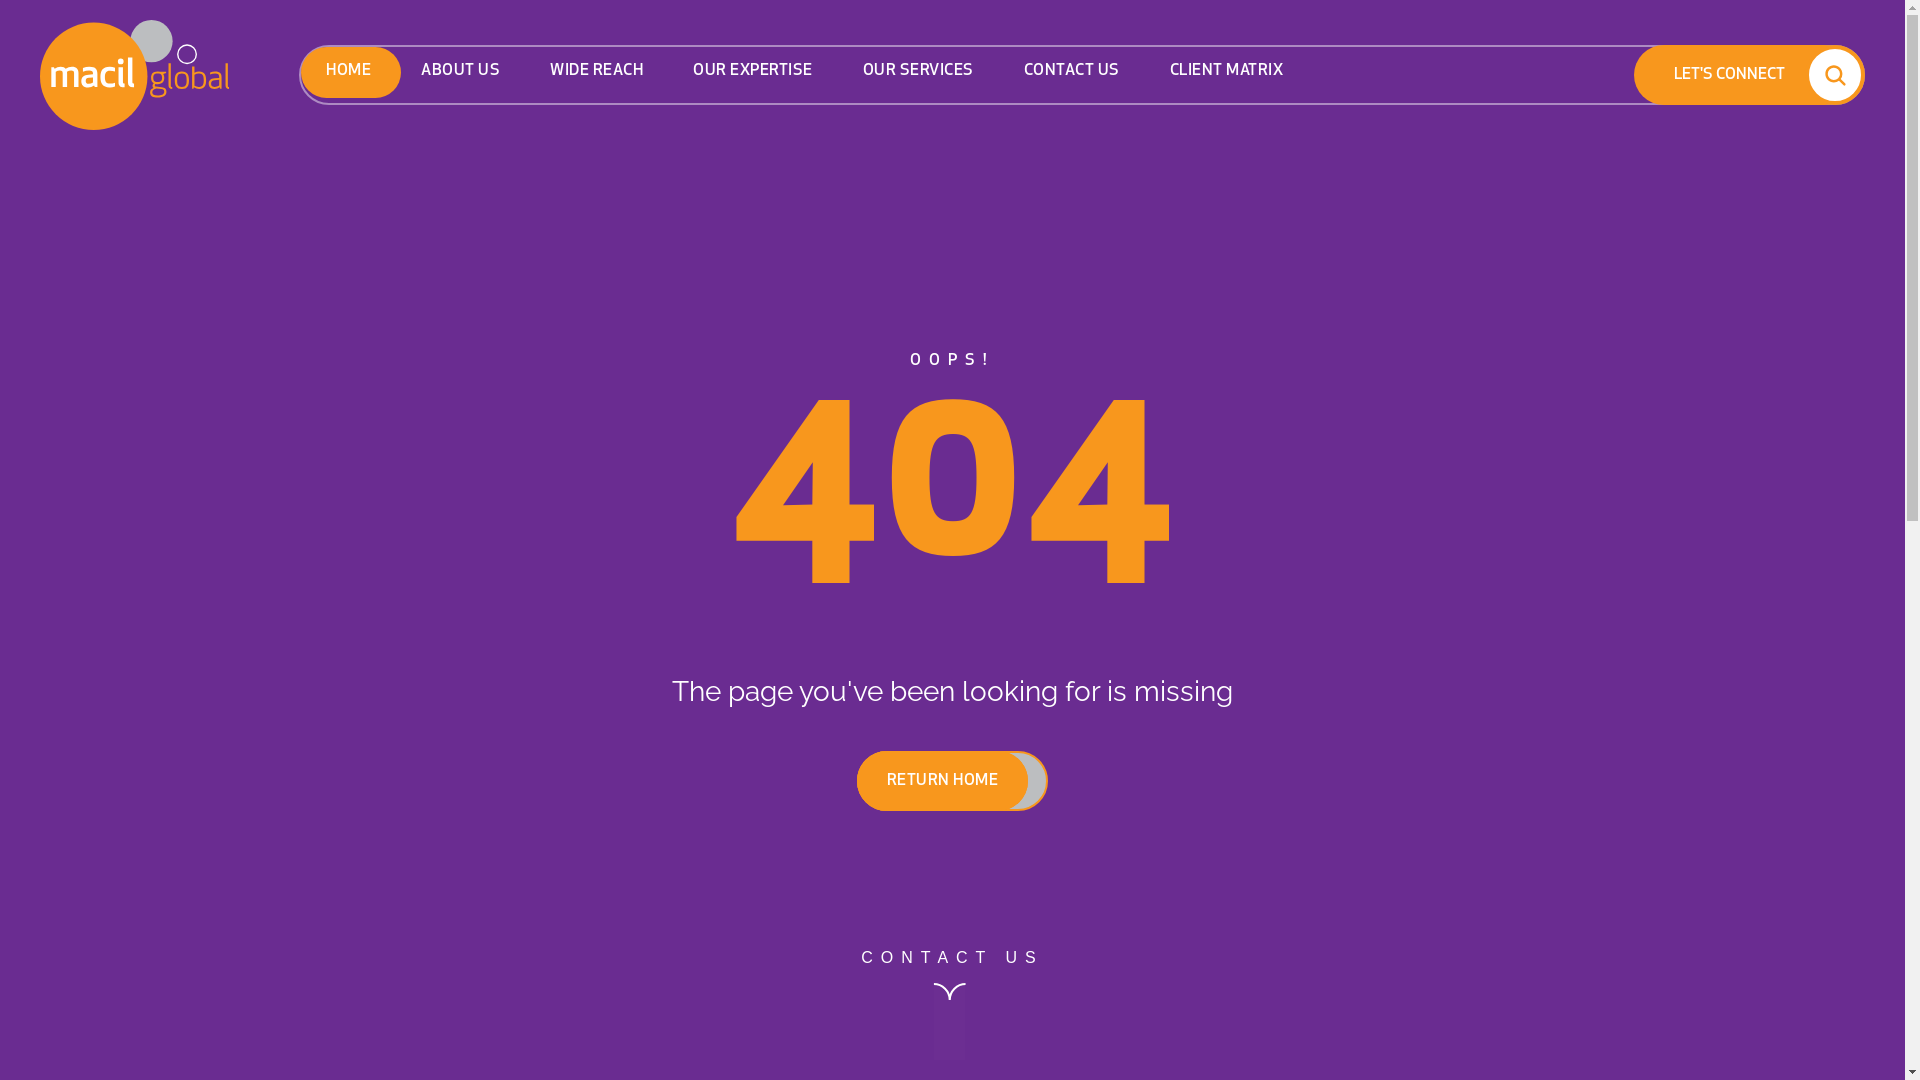 Image resolution: width=1920 pixels, height=1080 pixels. What do you see at coordinates (1145, 71) in the screenshot?
I see `'CLIENT MATRIX'` at bounding box center [1145, 71].